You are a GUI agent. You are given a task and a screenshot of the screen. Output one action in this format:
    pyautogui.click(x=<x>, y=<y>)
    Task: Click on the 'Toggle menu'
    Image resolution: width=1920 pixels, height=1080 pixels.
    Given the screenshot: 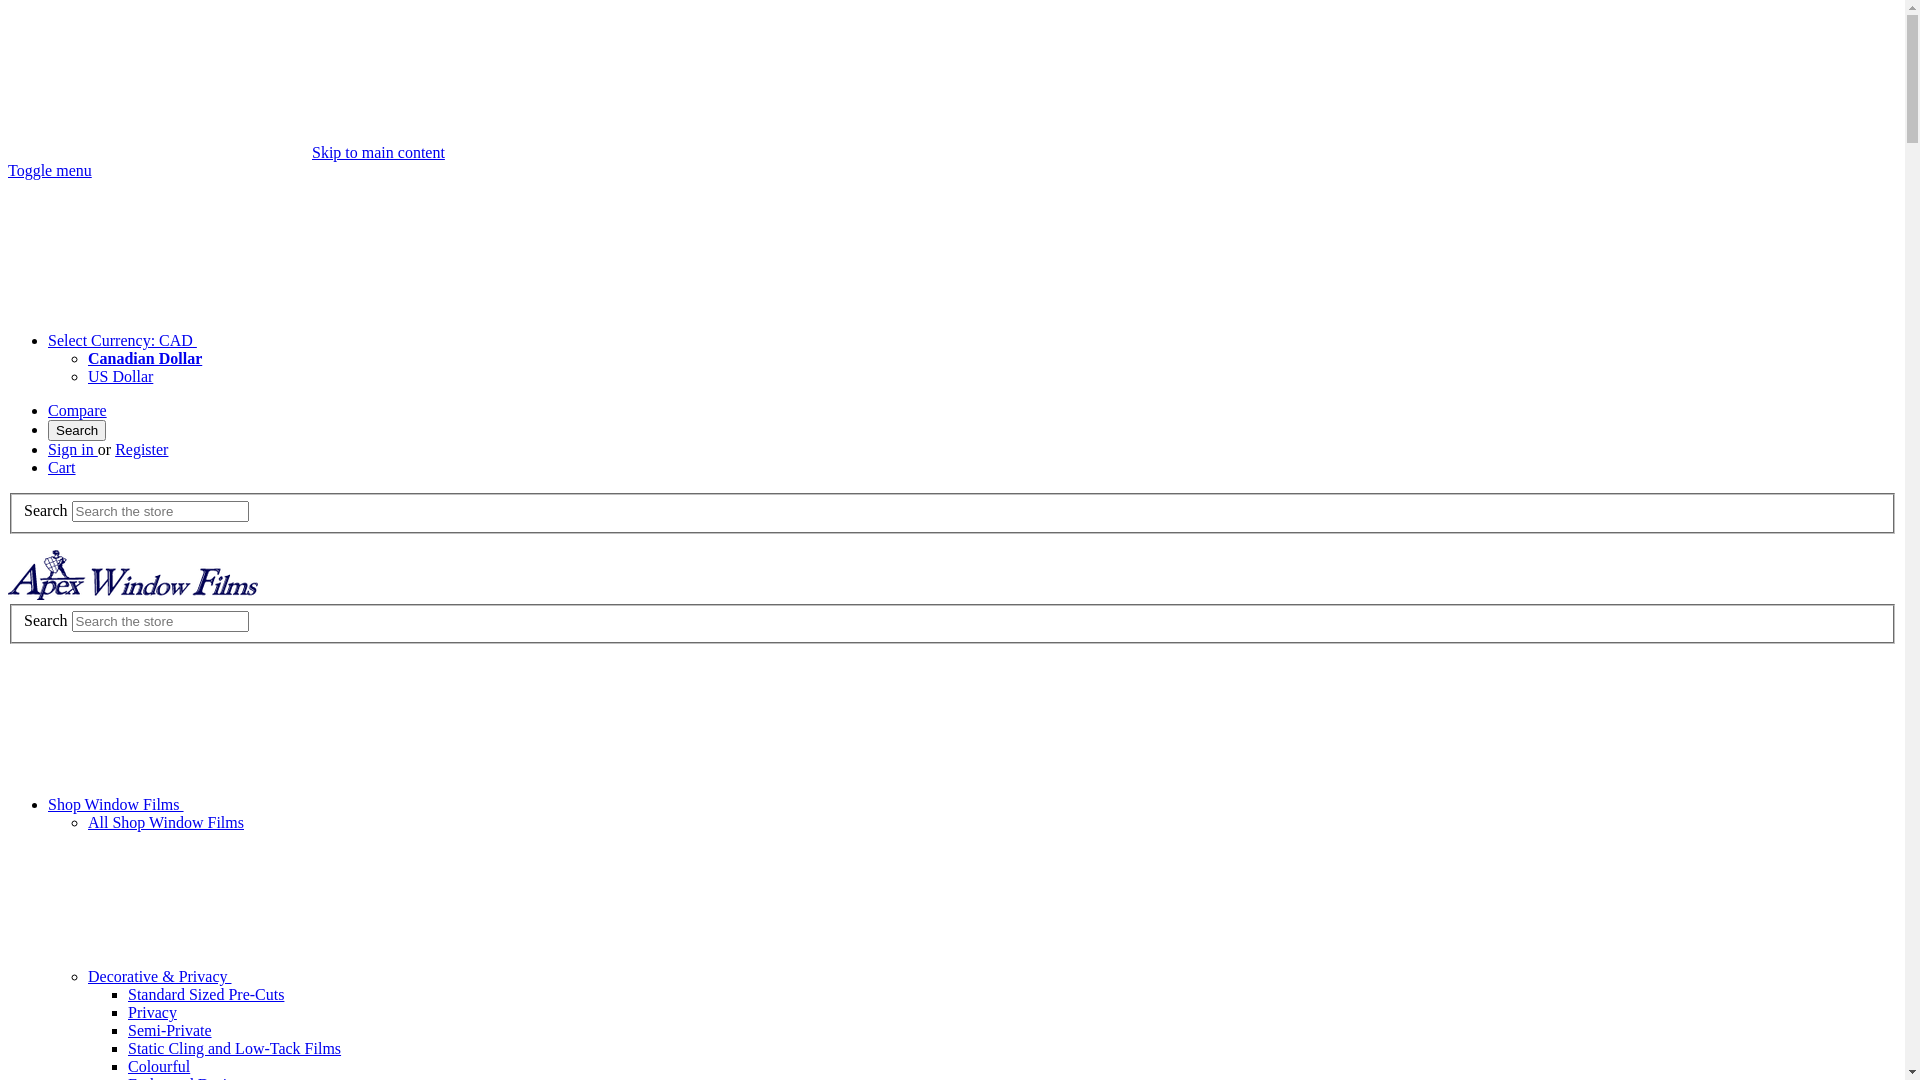 What is the action you would take?
    pyautogui.click(x=49, y=169)
    